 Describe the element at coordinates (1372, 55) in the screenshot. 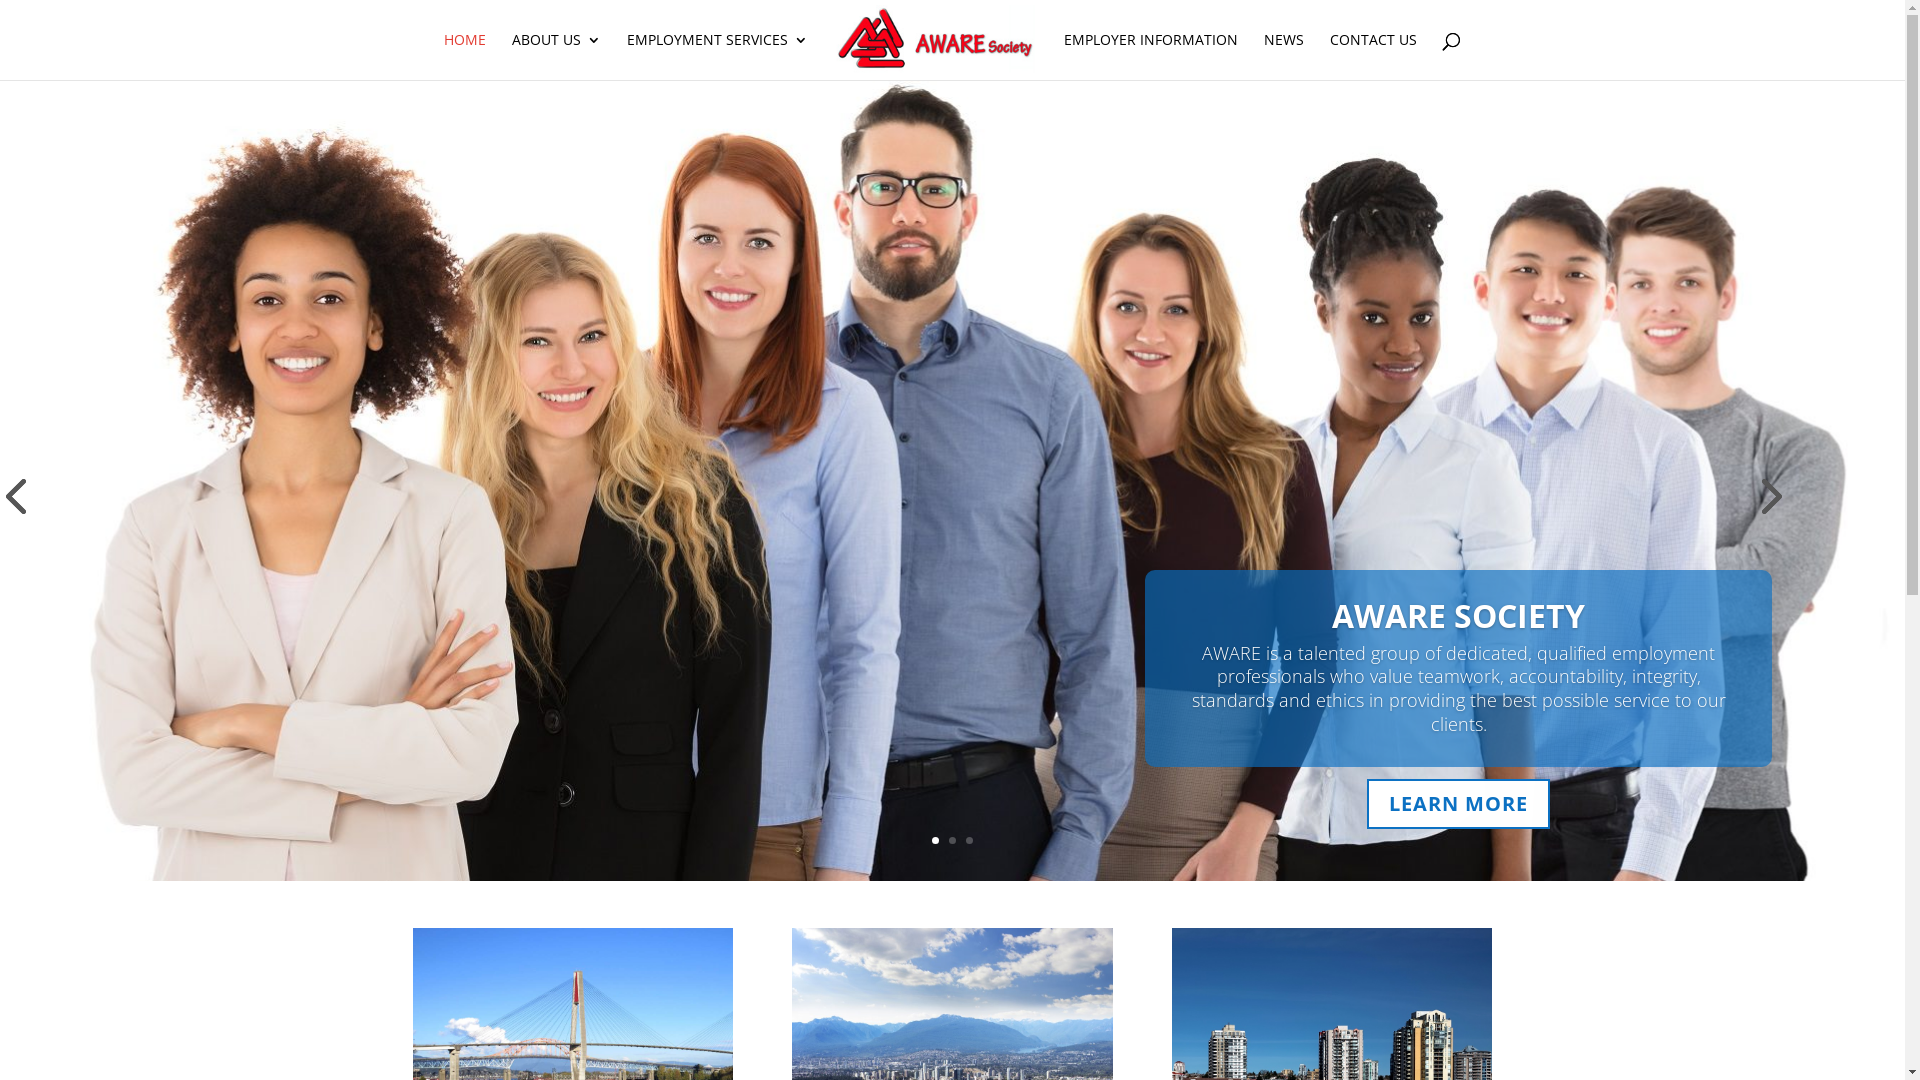

I see `'CONTACT US'` at that location.